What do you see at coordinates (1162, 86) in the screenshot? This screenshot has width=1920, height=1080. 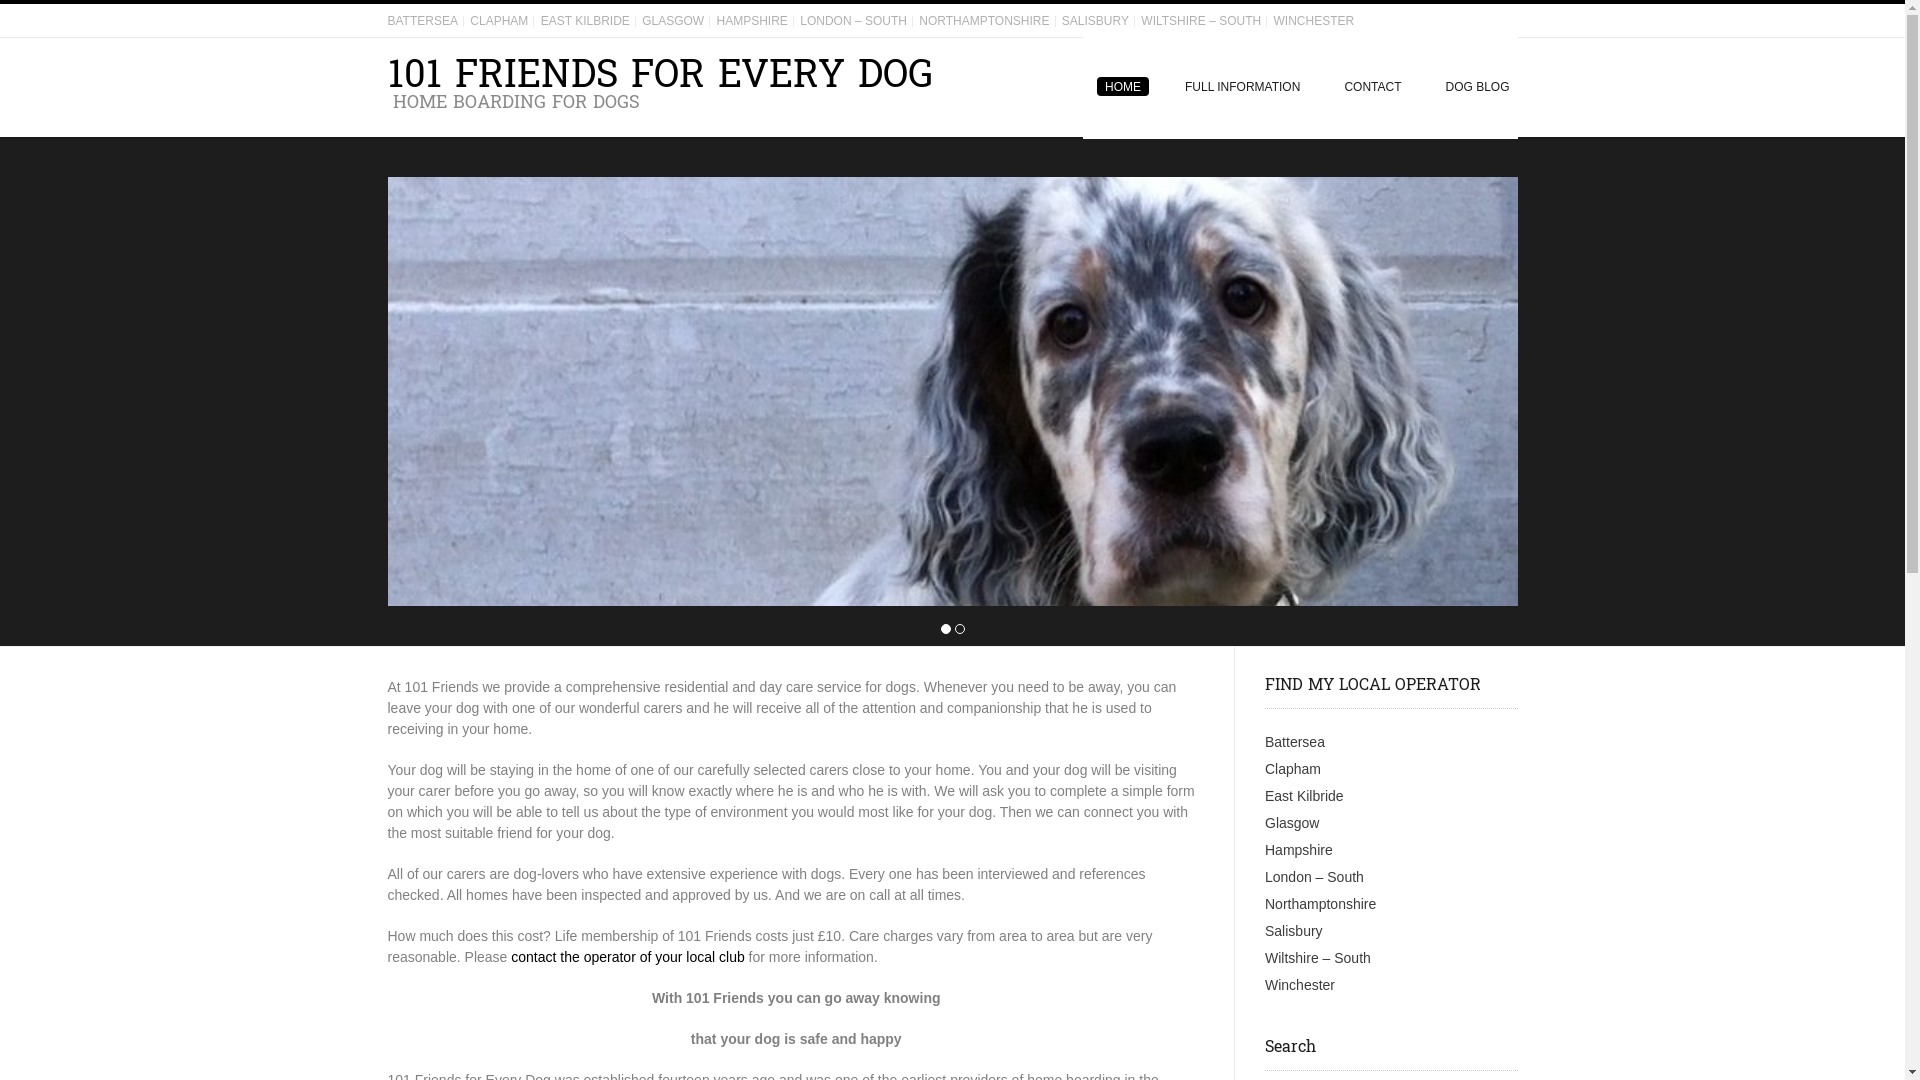 I see `'FULL INFORMATION'` at bounding box center [1162, 86].